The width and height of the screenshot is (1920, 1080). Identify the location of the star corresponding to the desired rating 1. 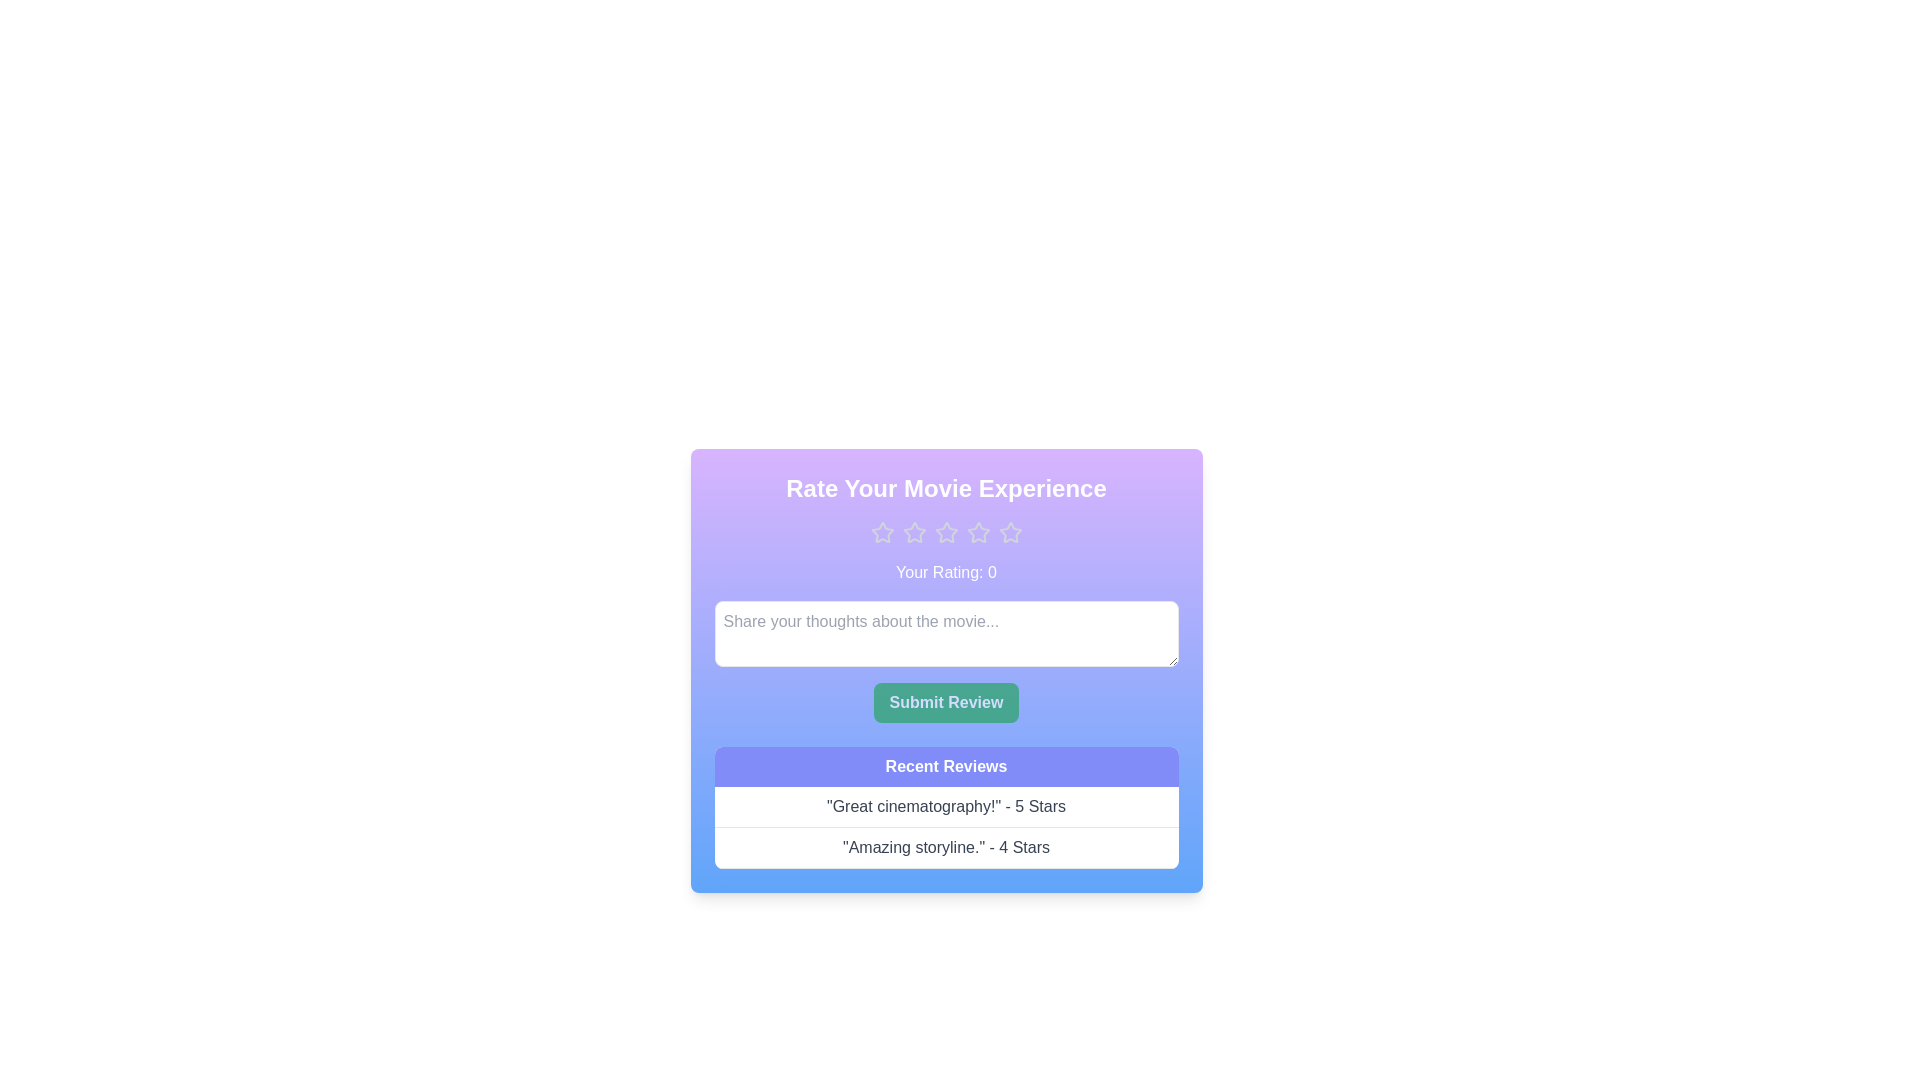
(881, 531).